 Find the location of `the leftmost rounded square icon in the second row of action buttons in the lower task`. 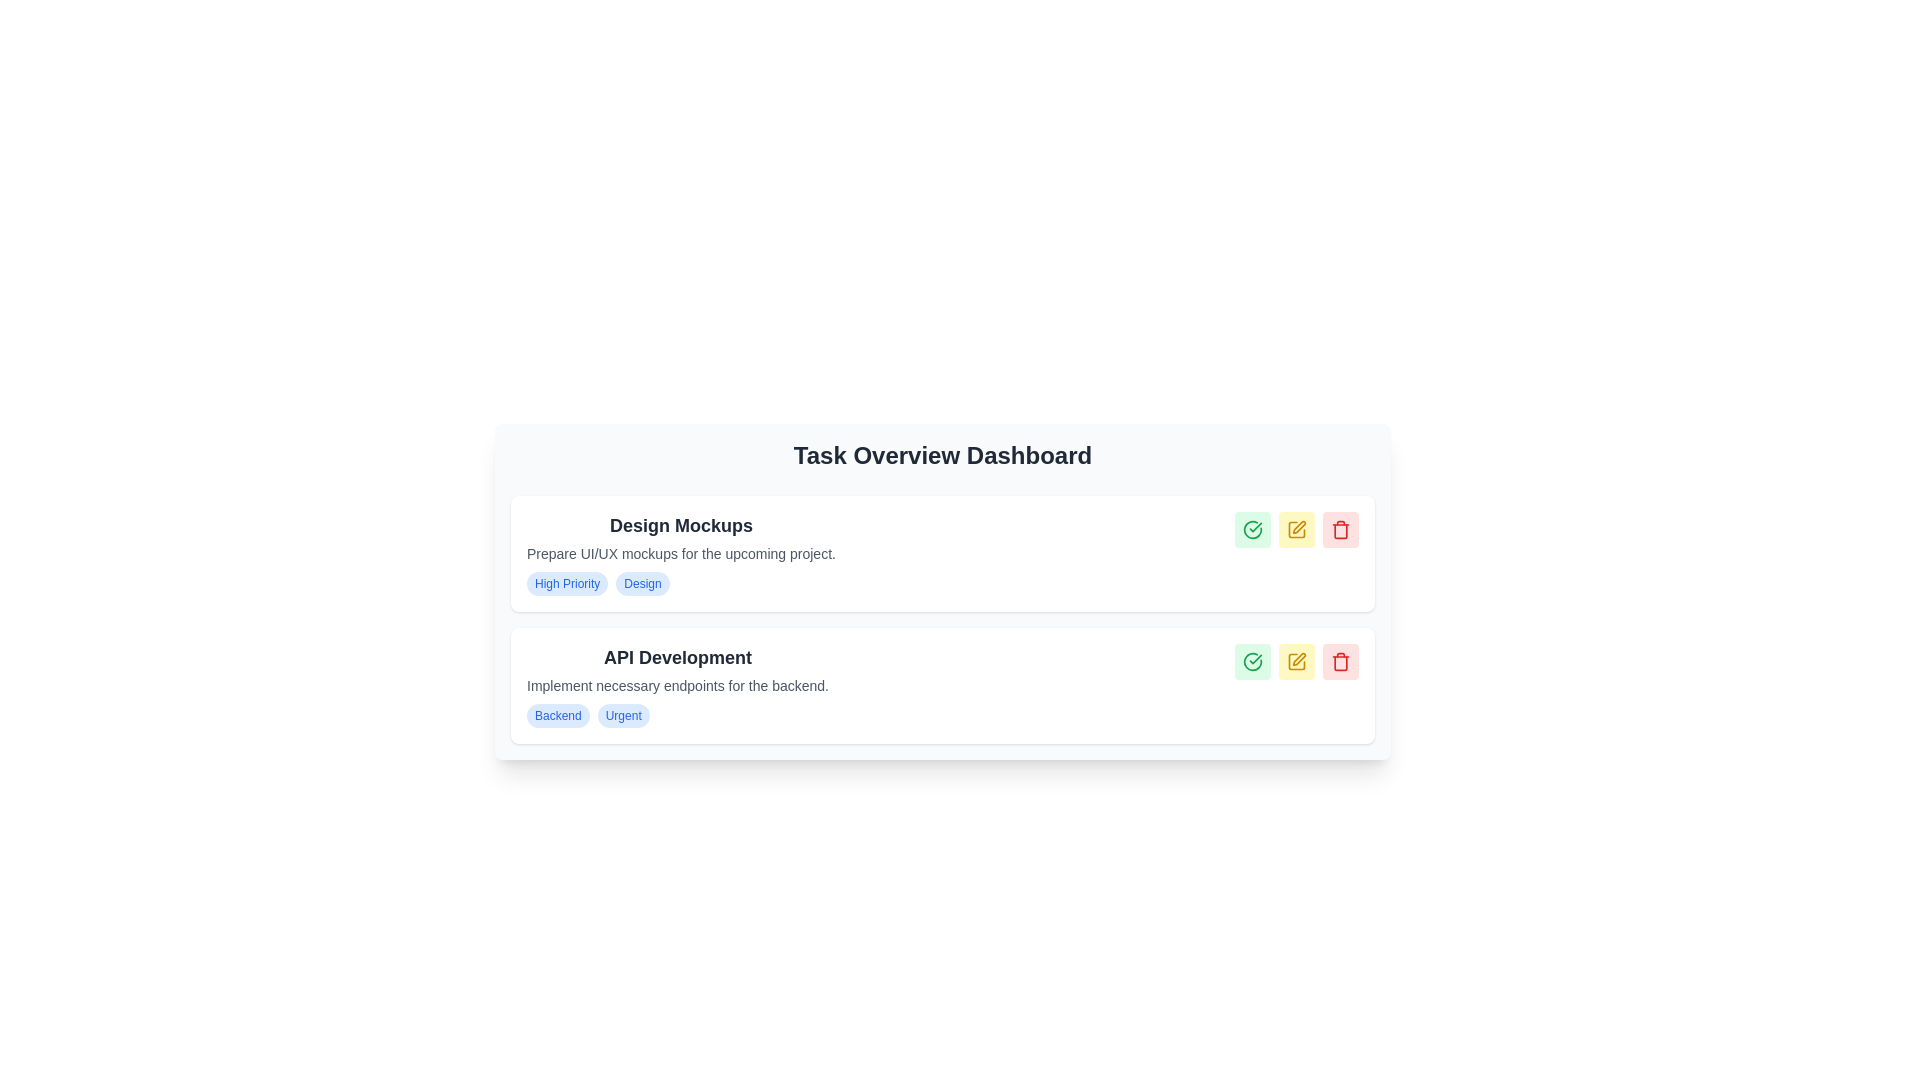

the leftmost rounded square icon in the second row of action buttons in the lower task is located at coordinates (1296, 662).